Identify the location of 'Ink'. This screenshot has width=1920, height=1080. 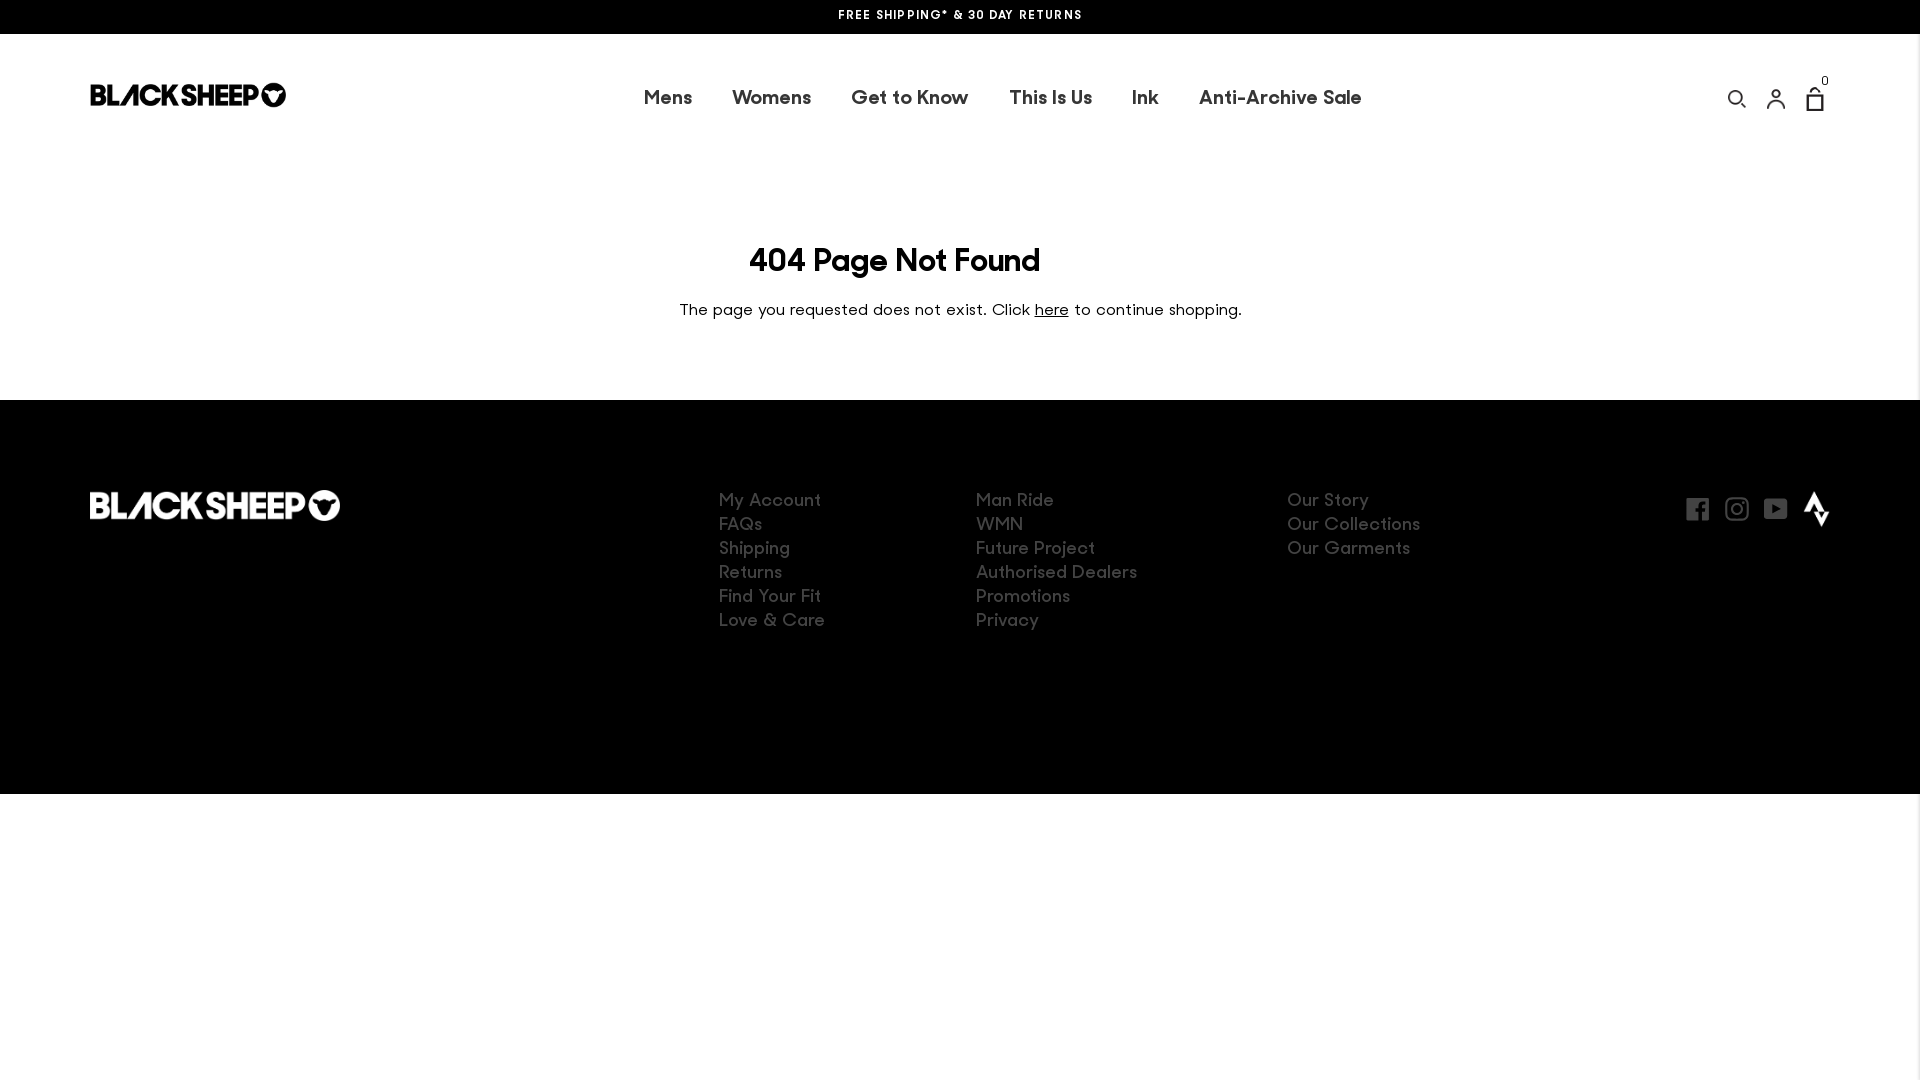
(1145, 99).